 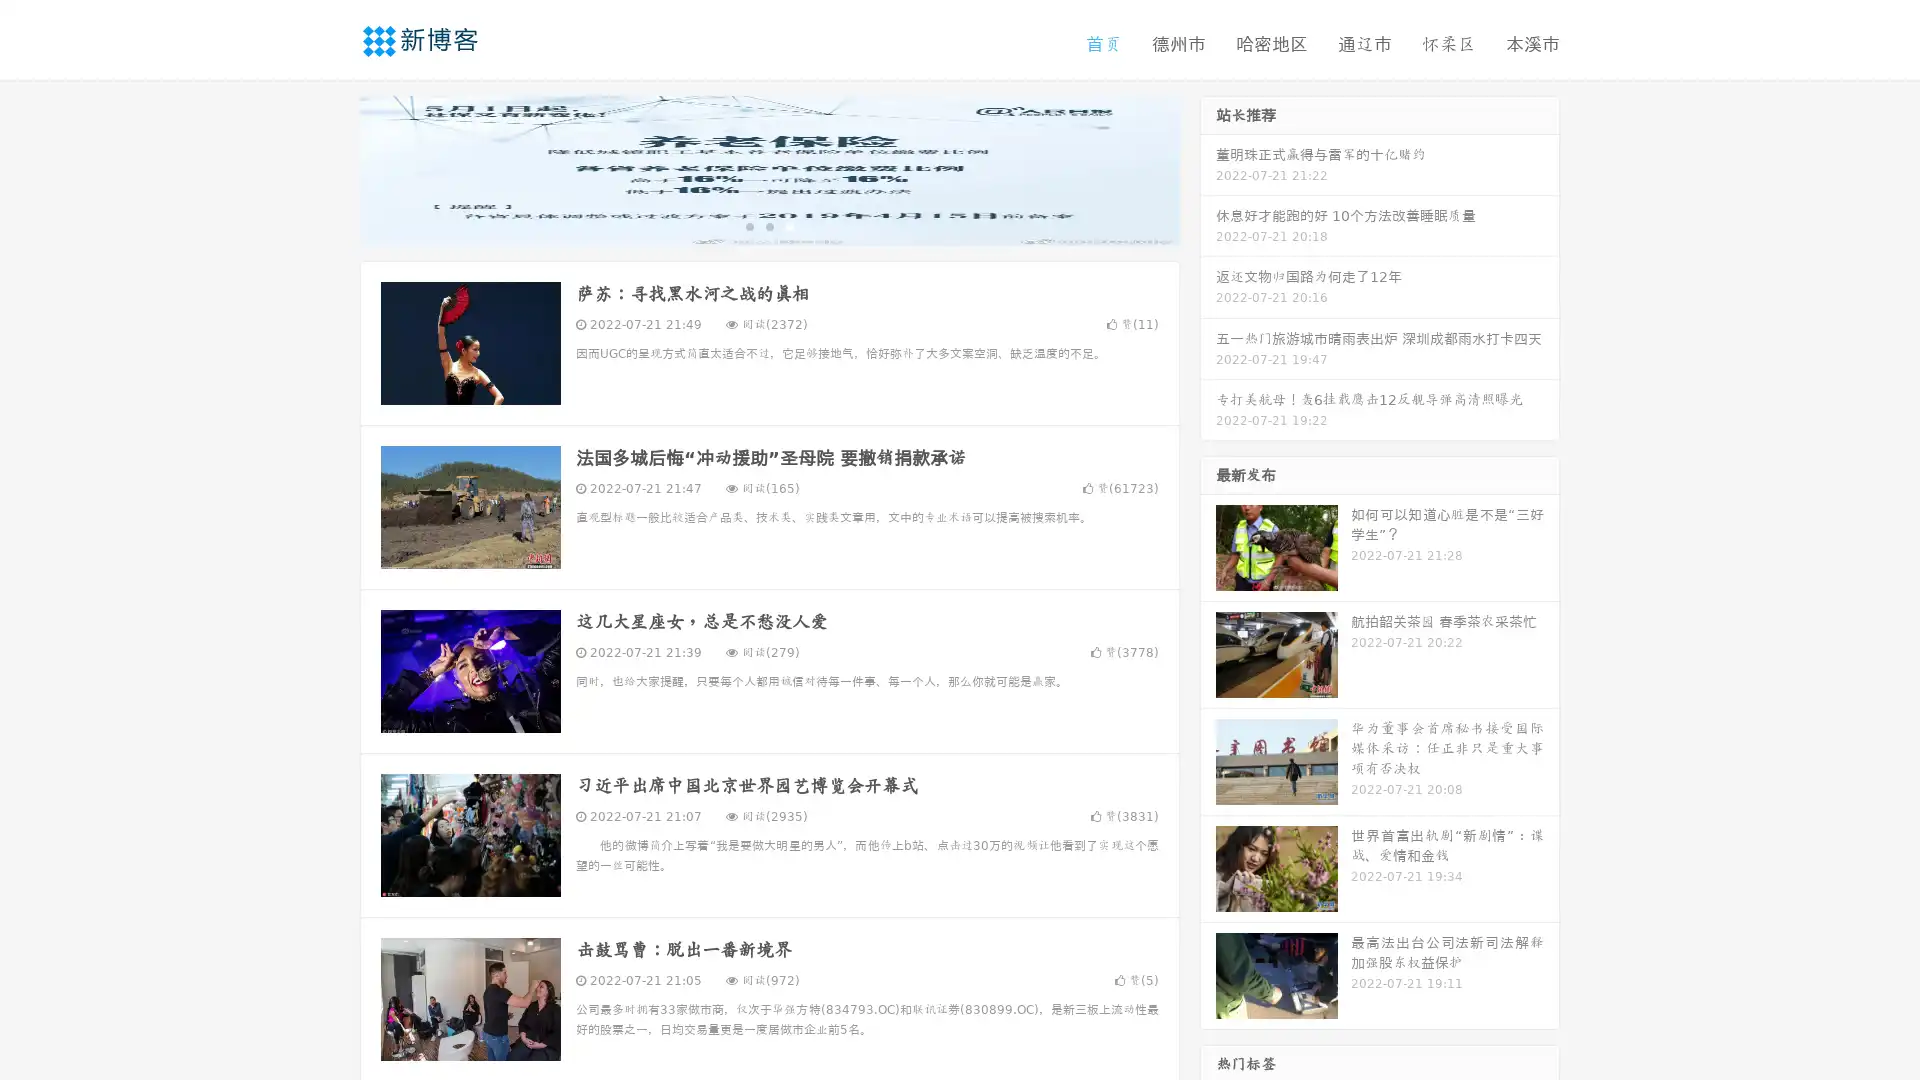 I want to click on Go to slide 3, so click(x=789, y=225).